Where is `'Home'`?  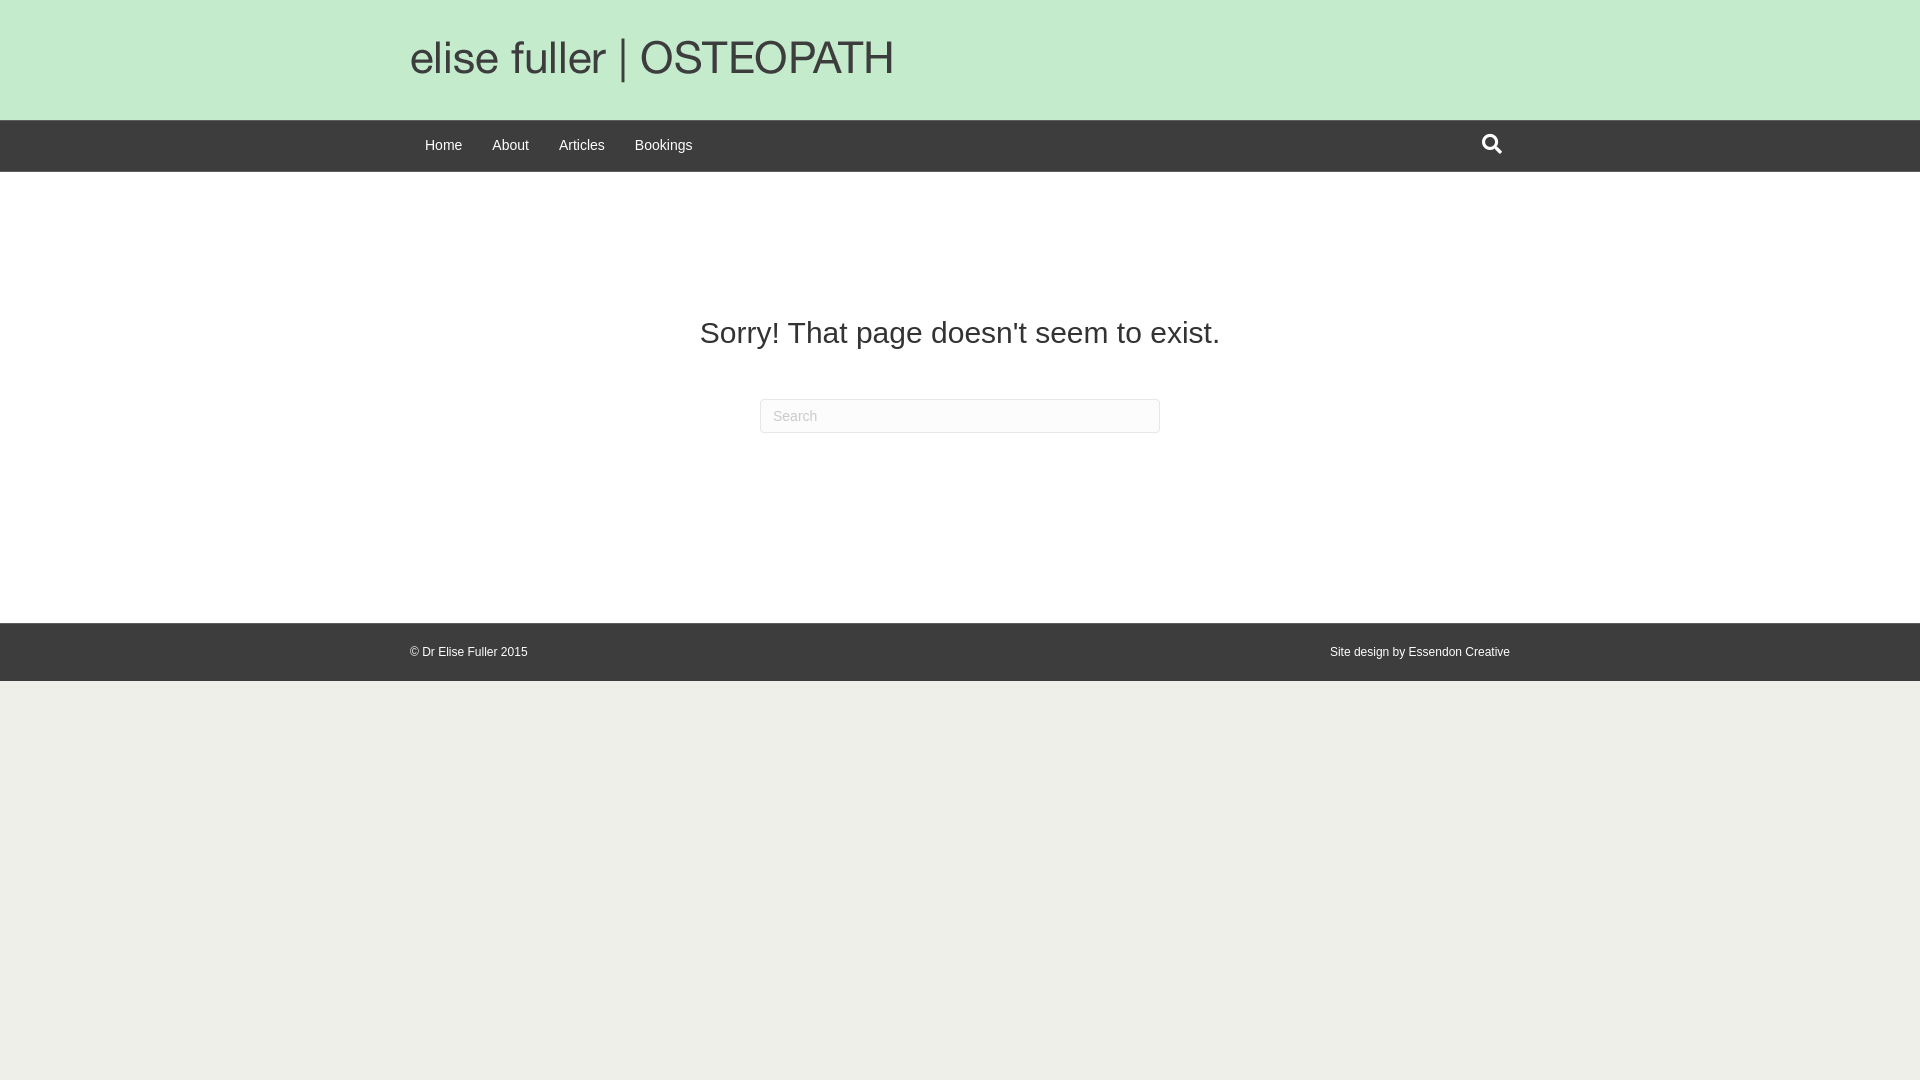
'Home' is located at coordinates (442, 145).